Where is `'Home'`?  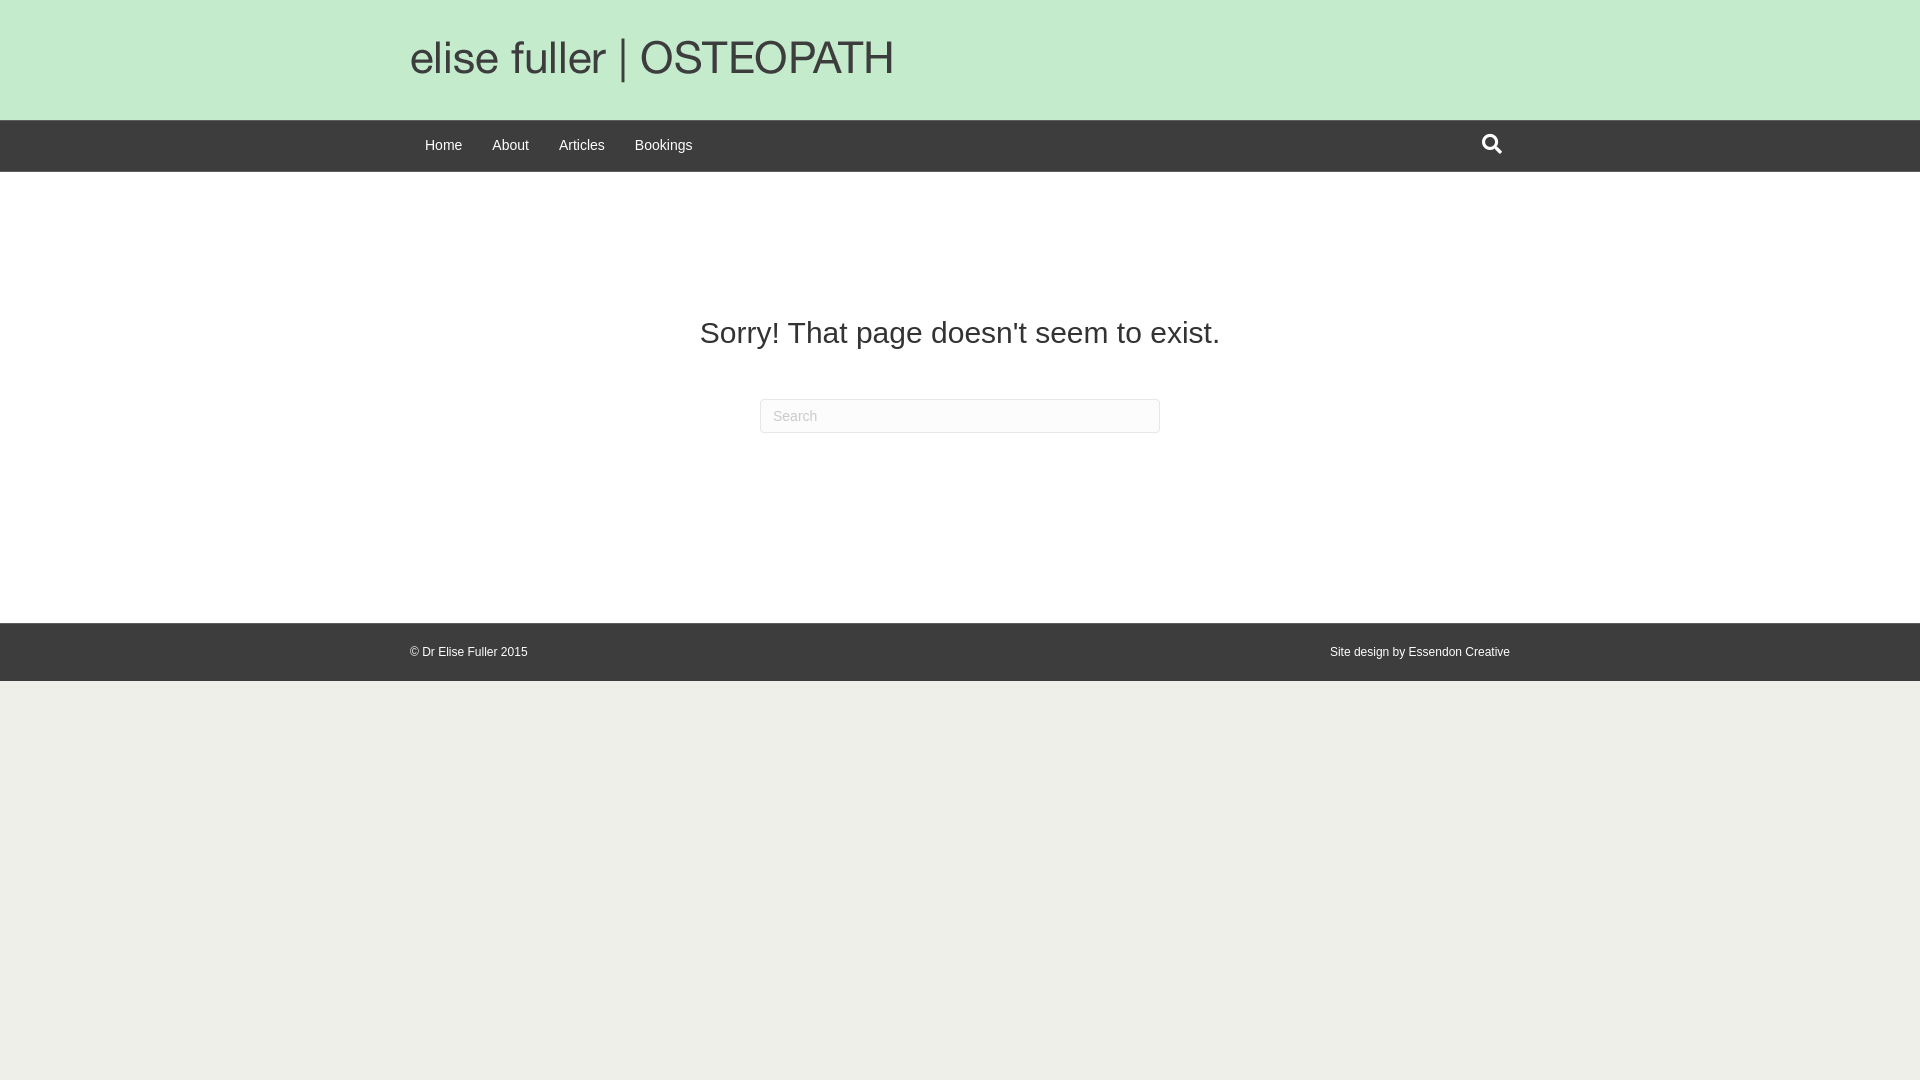
'Home' is located at coordinates (442, 145).